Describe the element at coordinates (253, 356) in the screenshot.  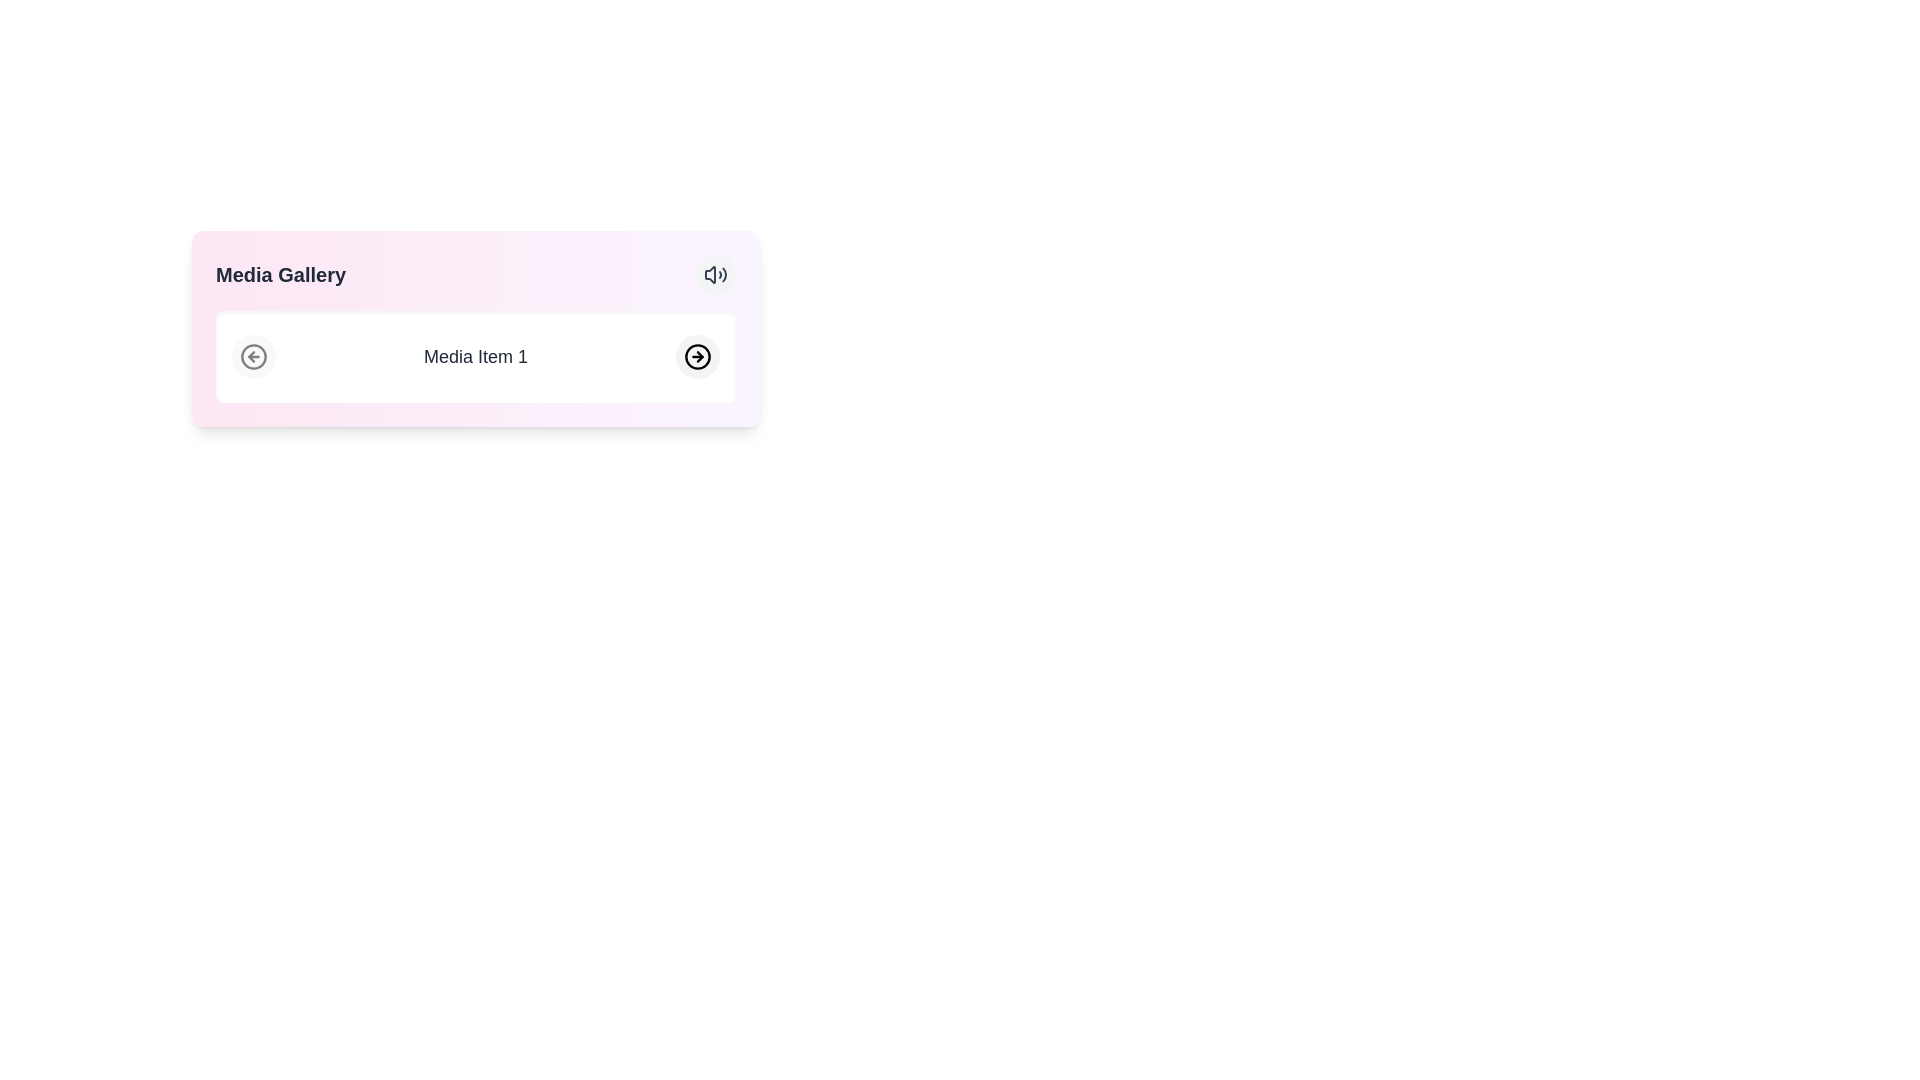
I see `the circular button with a light gray background and dark gray outline featuring a left arrow icon` at that location.